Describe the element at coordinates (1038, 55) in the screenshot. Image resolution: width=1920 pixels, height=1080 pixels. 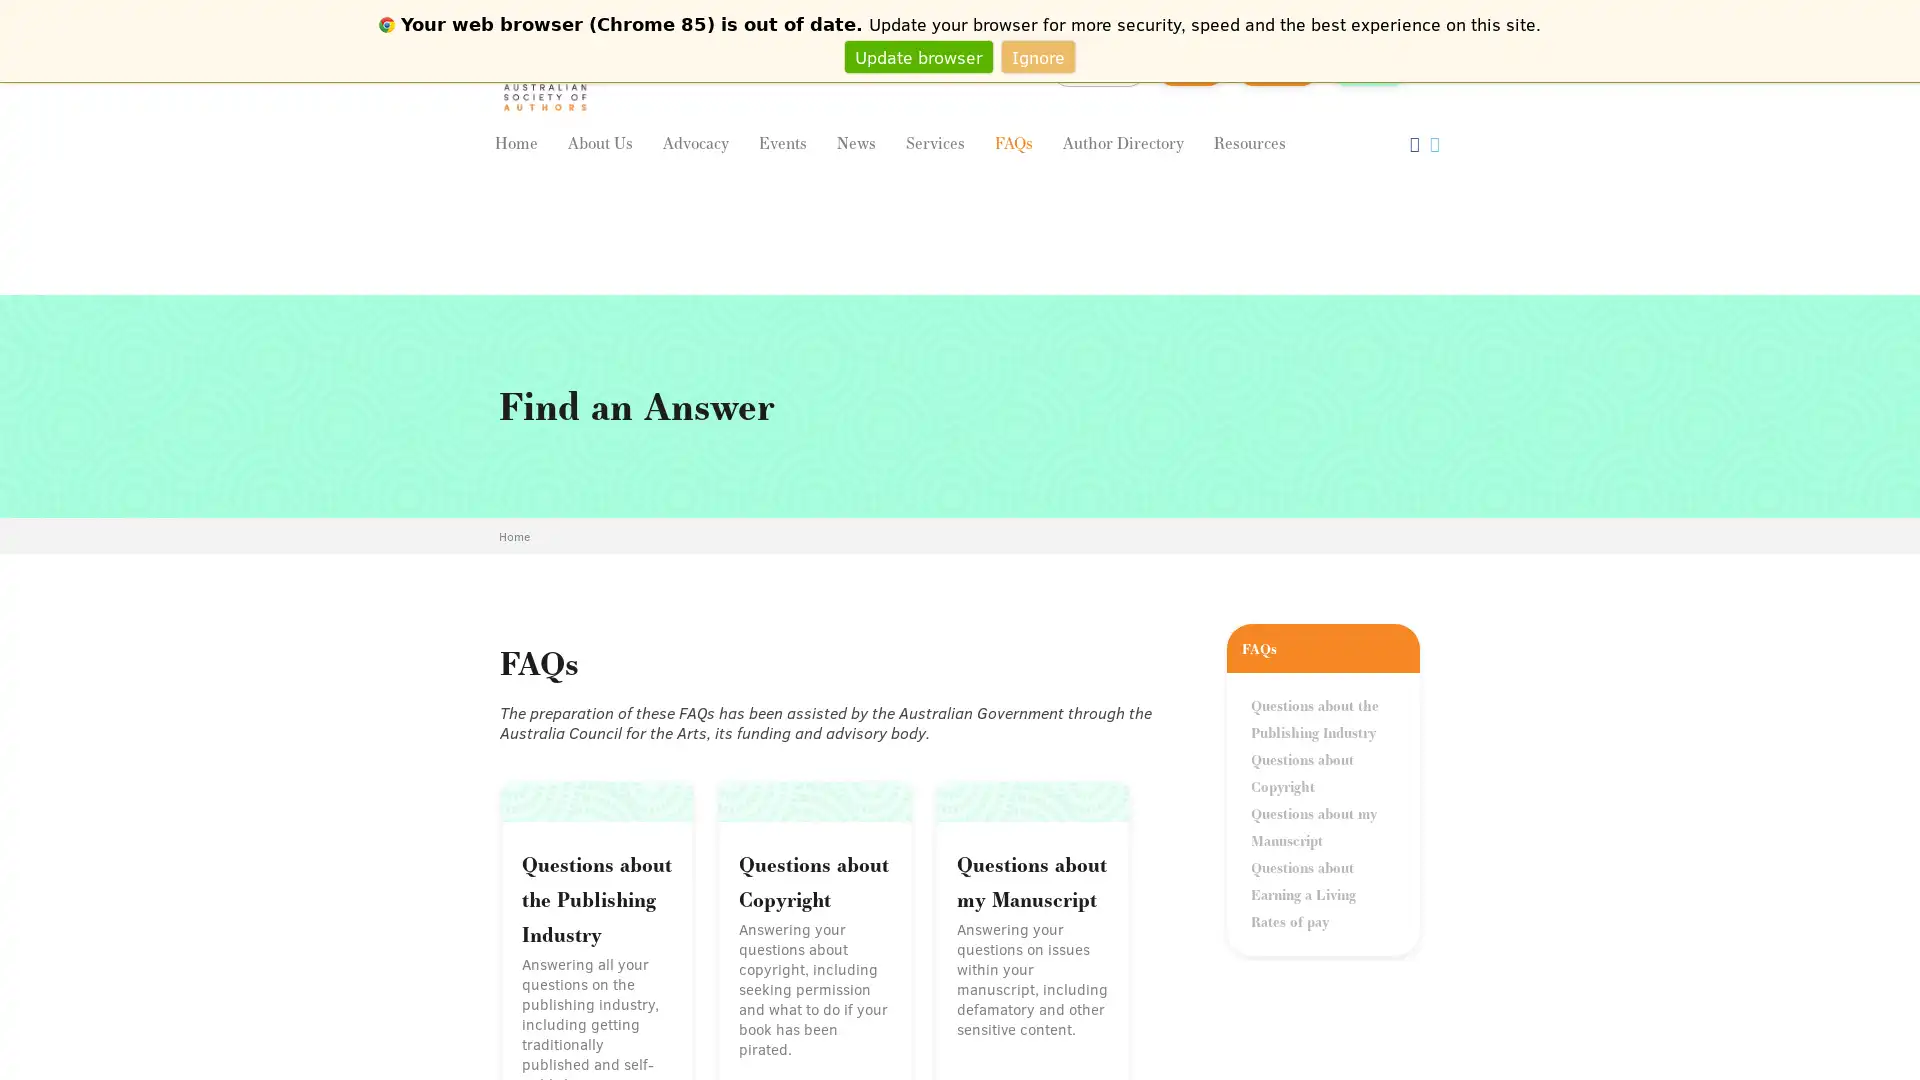
I see `Ignore` at that location.